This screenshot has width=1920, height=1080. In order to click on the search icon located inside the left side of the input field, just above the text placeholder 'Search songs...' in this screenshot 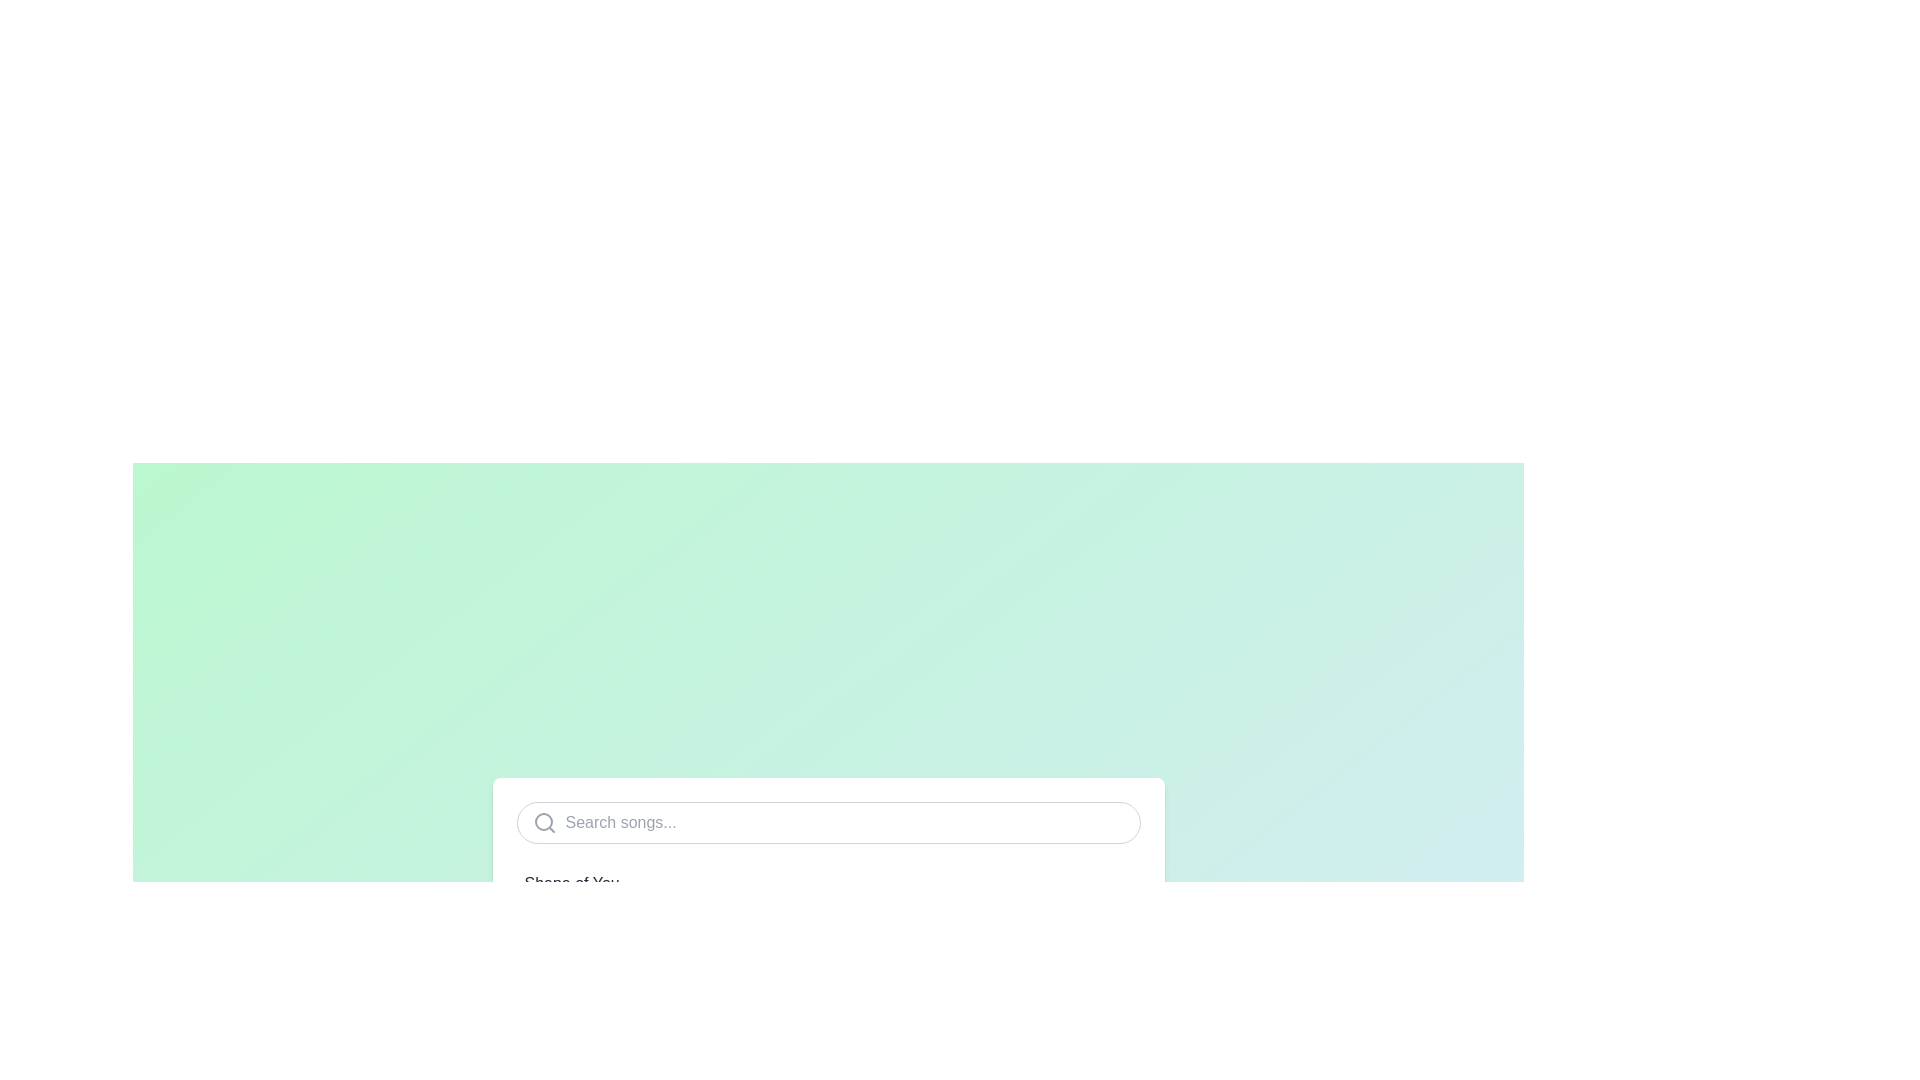, I will do `click(544, 822)`.